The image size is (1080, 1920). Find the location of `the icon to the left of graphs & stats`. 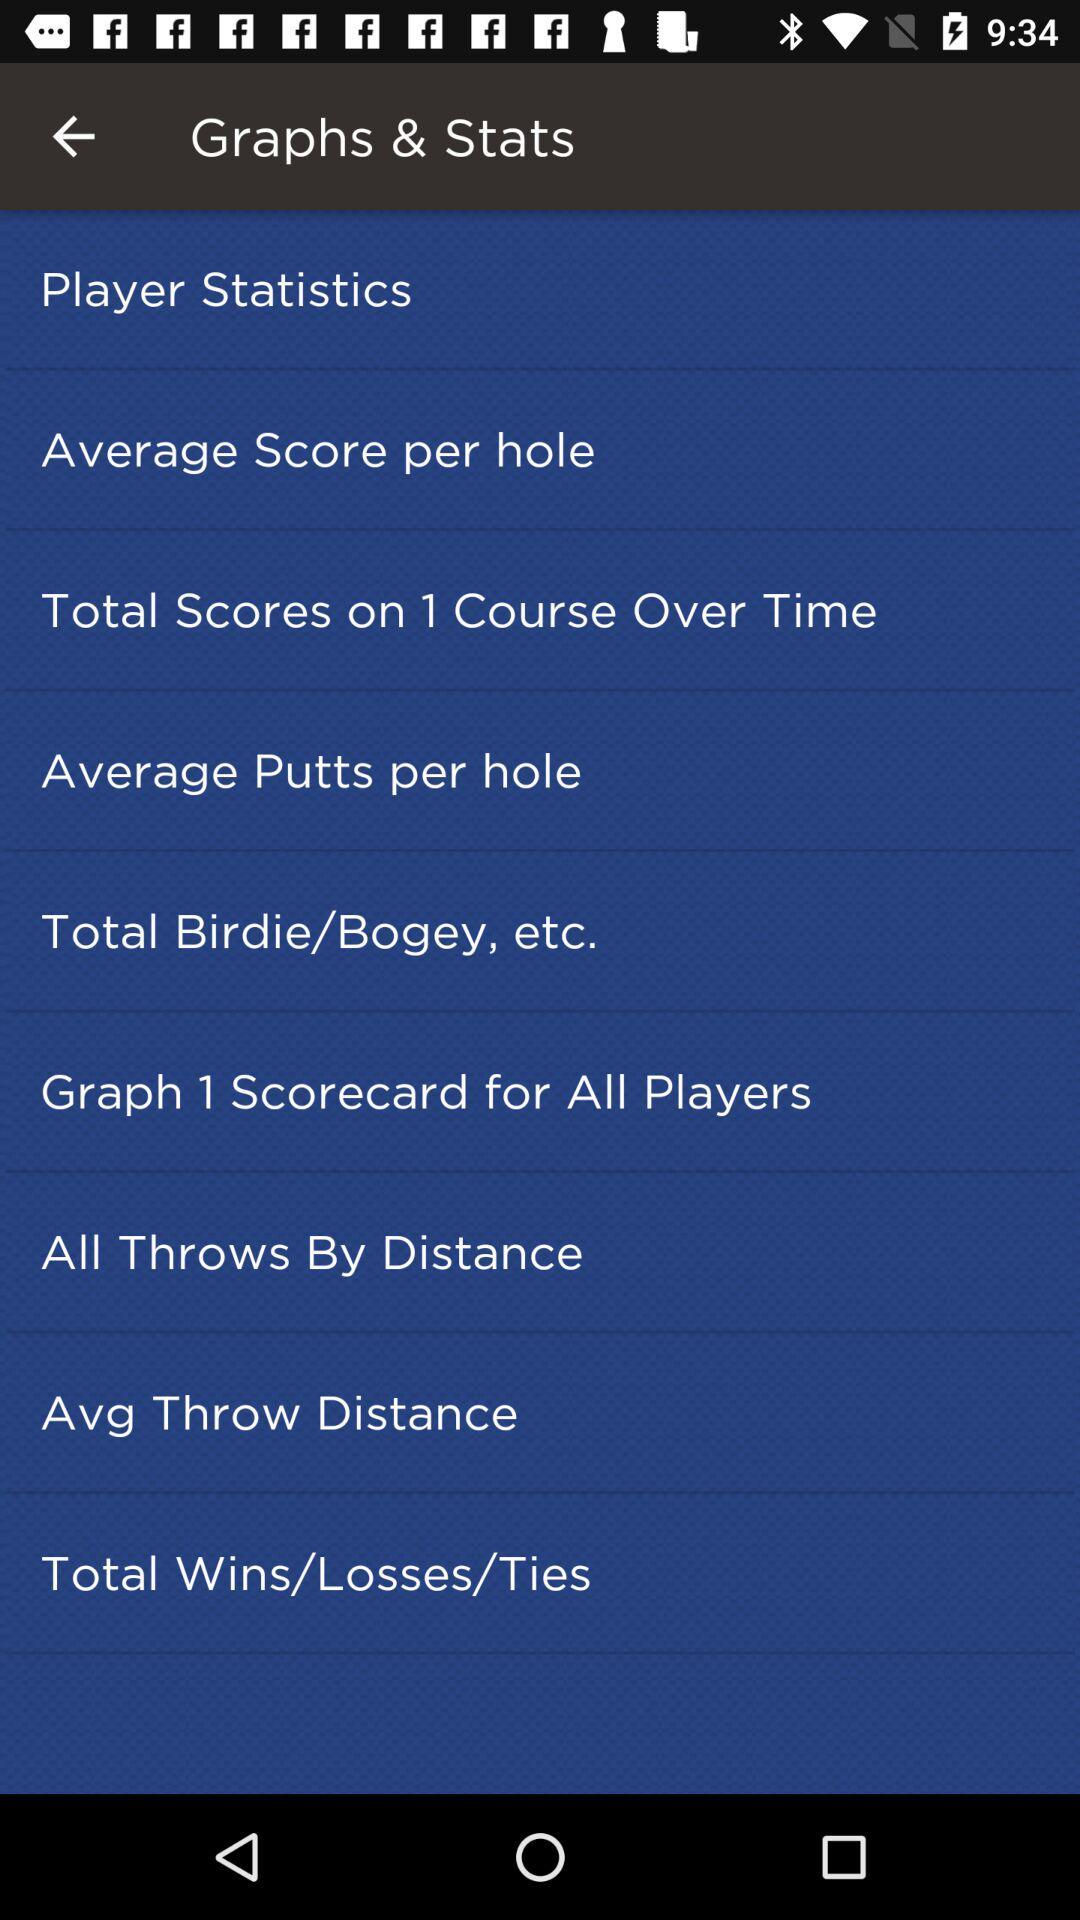

the icon to the left of graphs & stats is located at coordinates (72, 135).